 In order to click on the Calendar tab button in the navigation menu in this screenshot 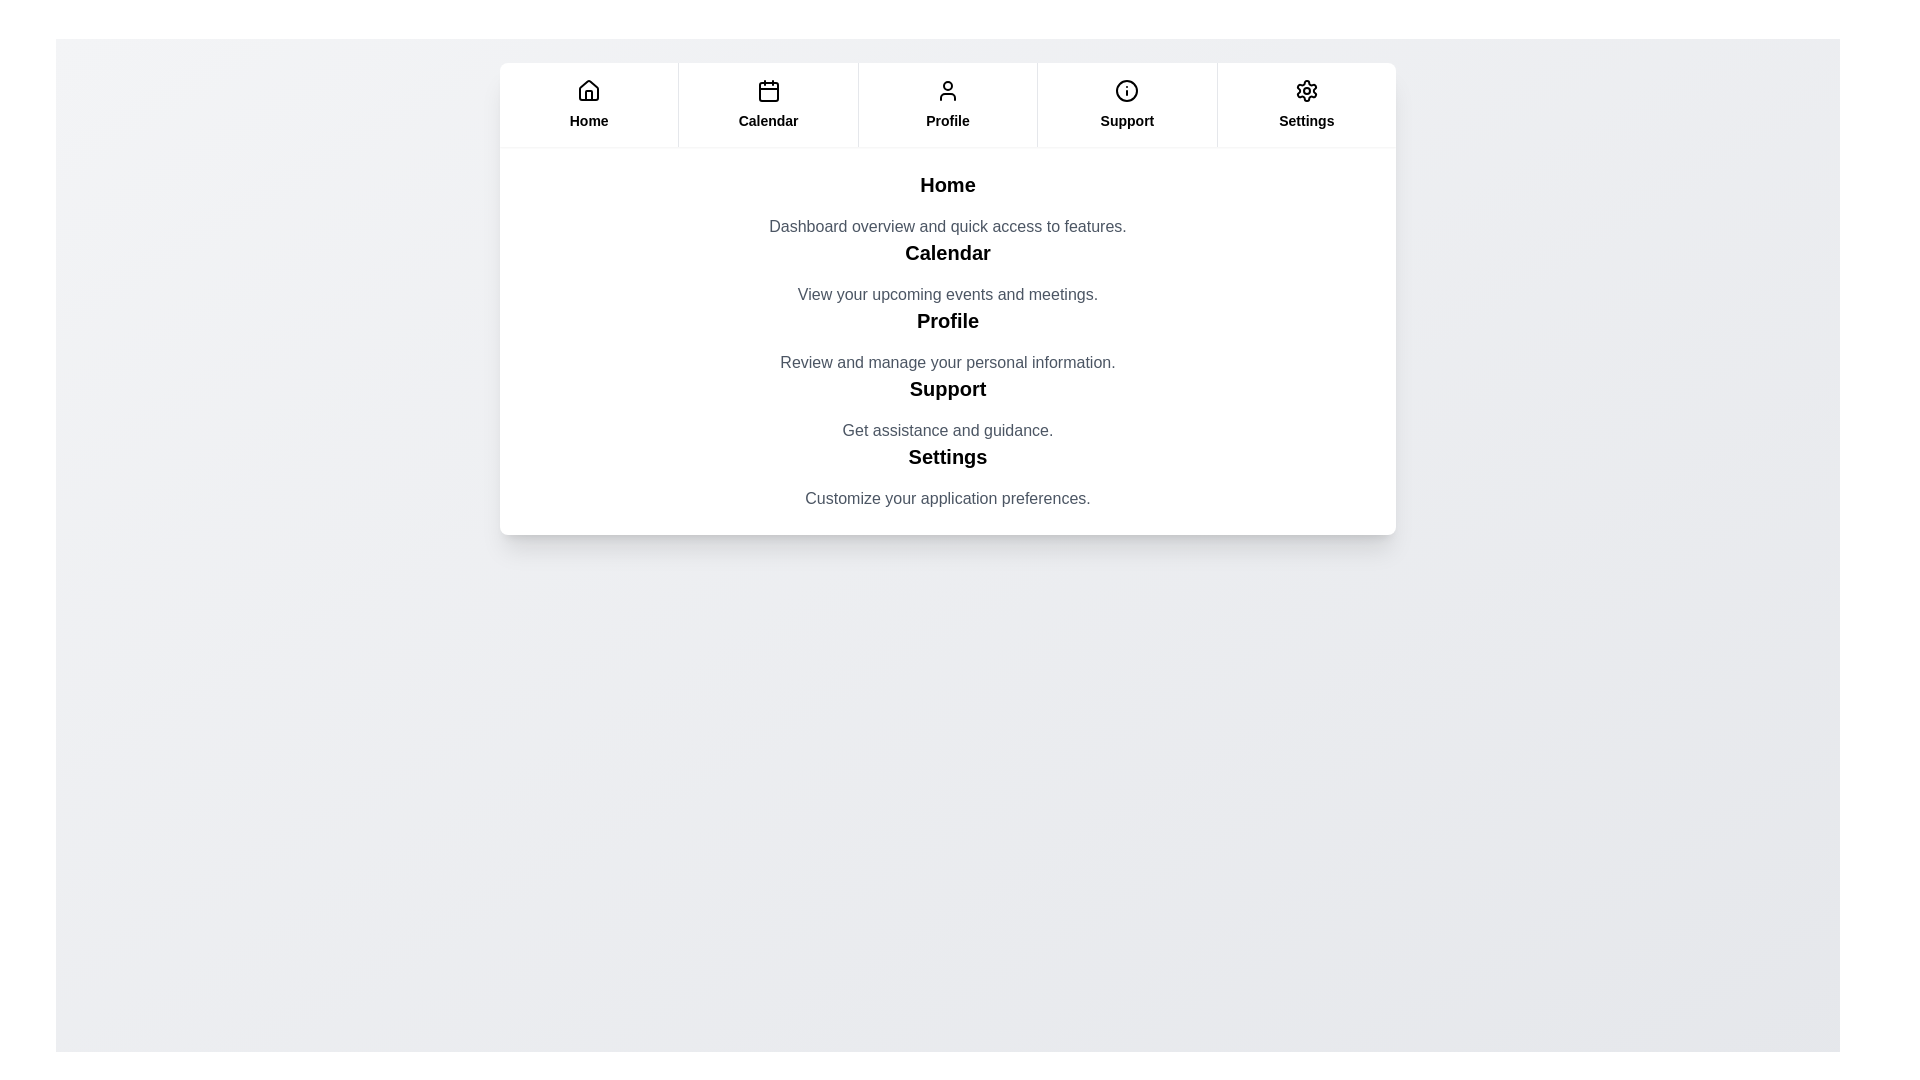, I will do `click(767, 104)`.